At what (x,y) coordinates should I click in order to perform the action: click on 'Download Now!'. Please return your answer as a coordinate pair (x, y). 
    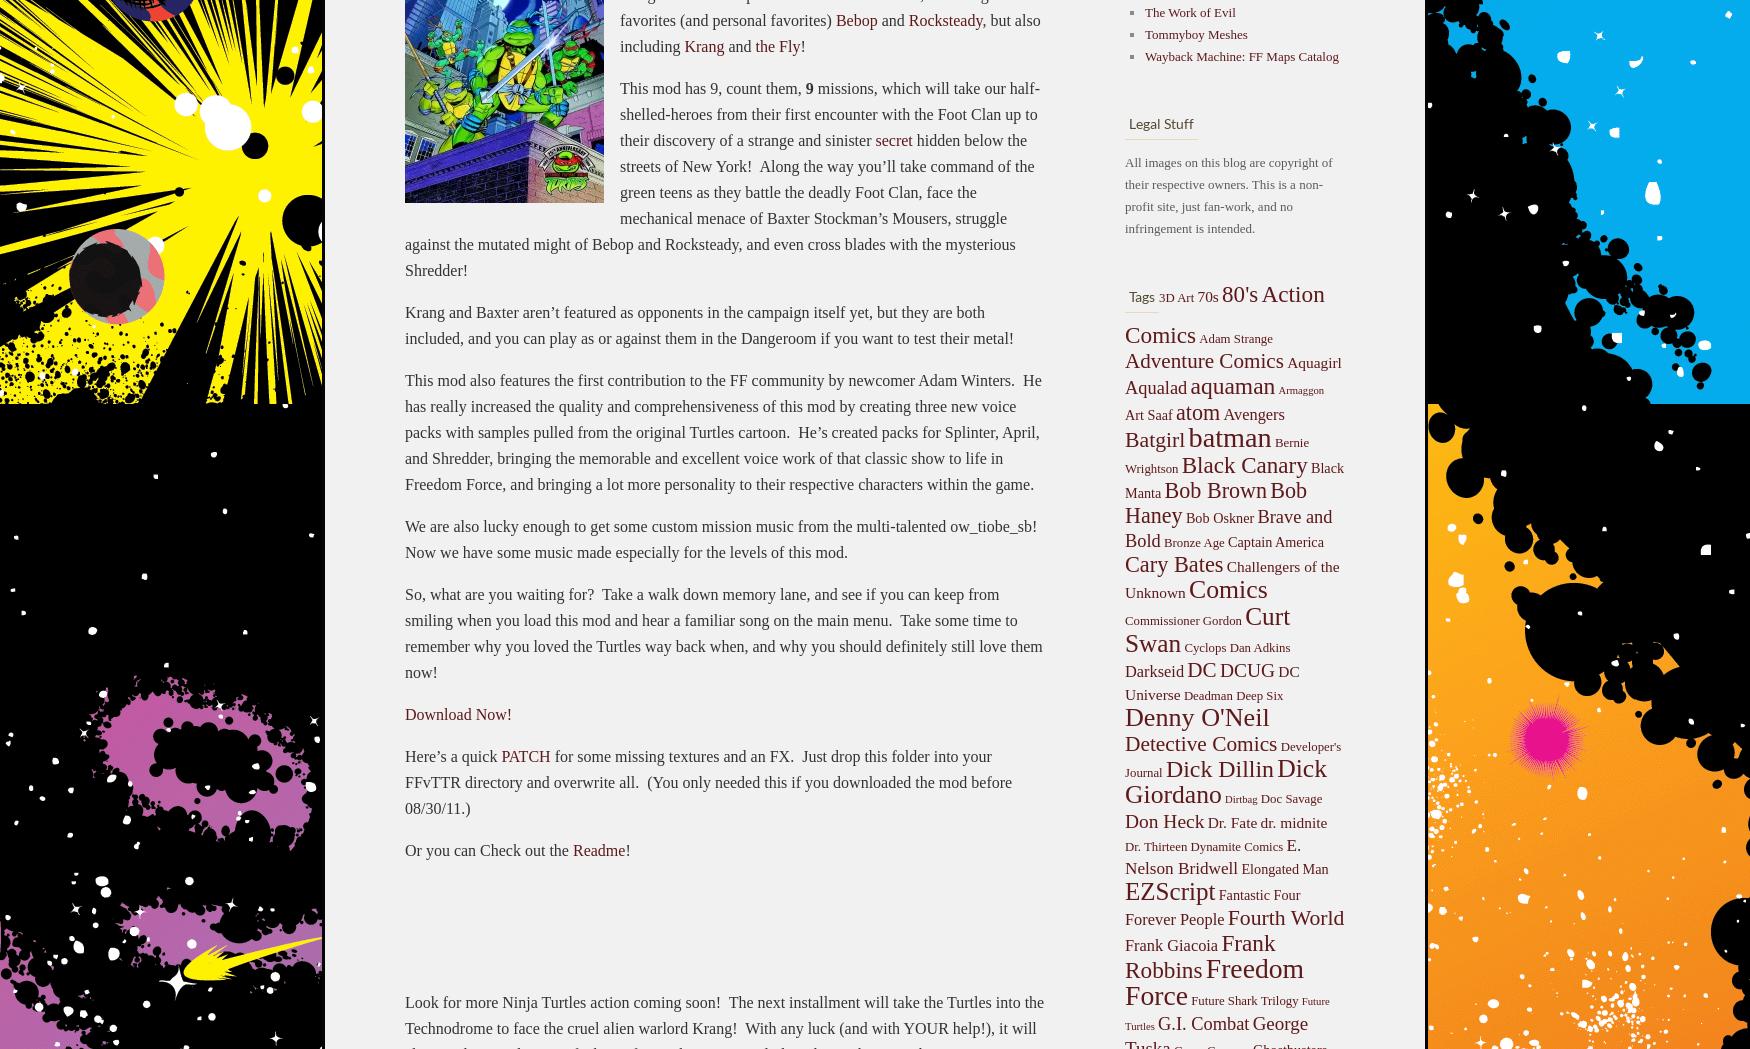
    Looking at the image, I should click on (403, 713).